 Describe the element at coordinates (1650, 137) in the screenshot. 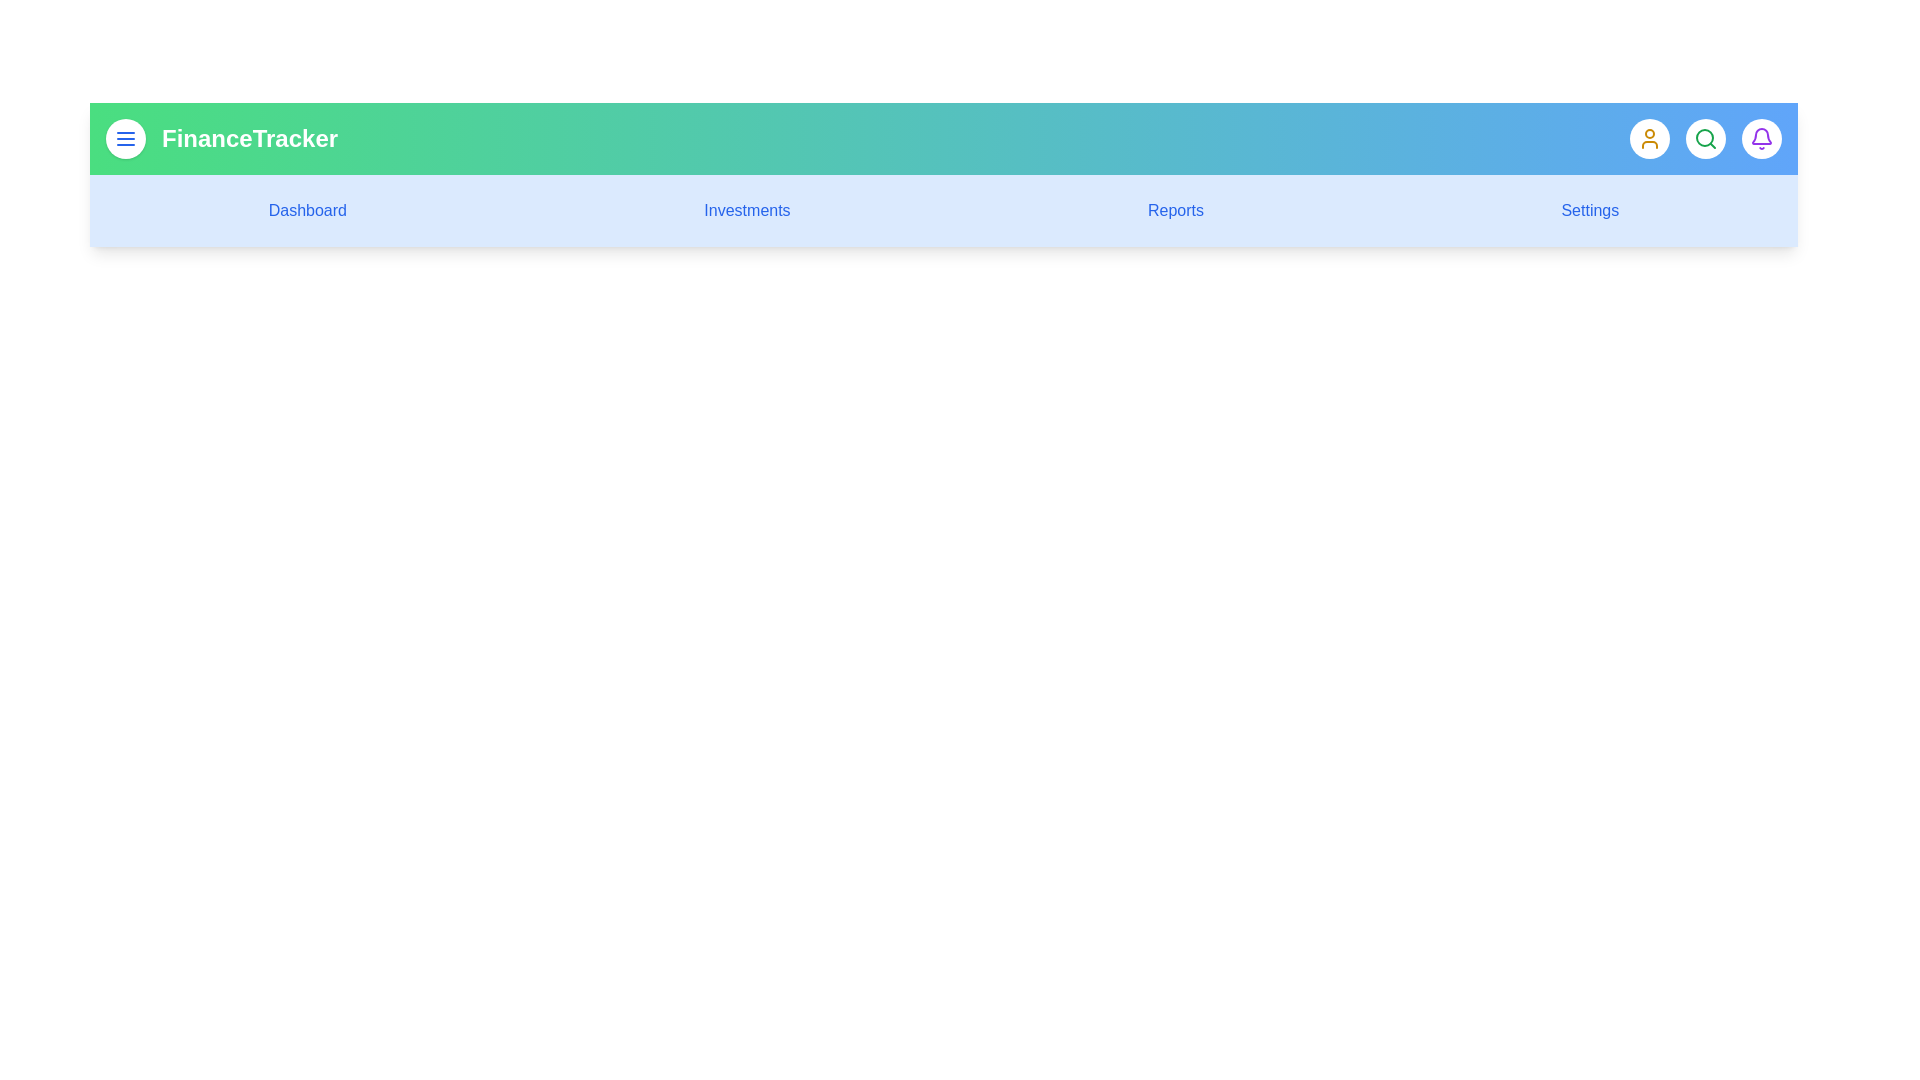

I see `the user profile button` at that location.